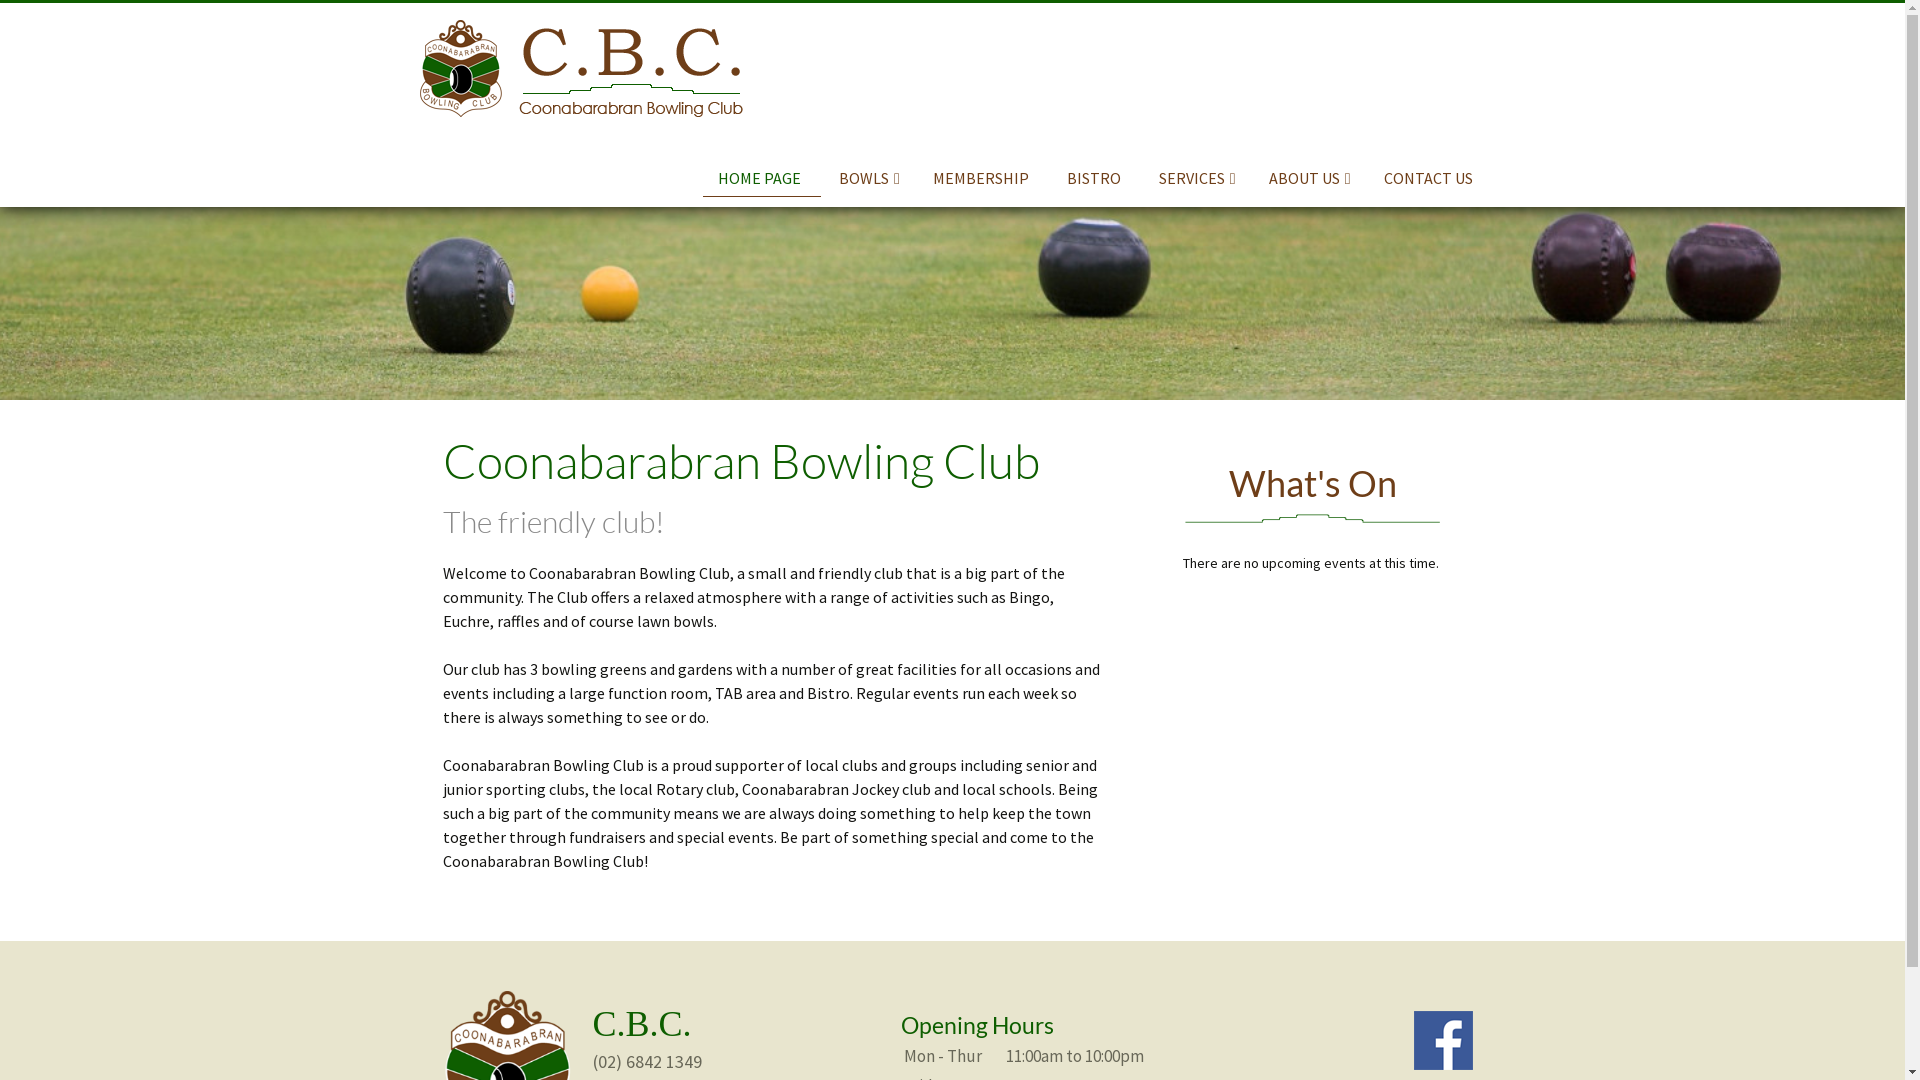 The image size is (1920, 1080). I want to click on 'BISTRO', so click(1095, 176).